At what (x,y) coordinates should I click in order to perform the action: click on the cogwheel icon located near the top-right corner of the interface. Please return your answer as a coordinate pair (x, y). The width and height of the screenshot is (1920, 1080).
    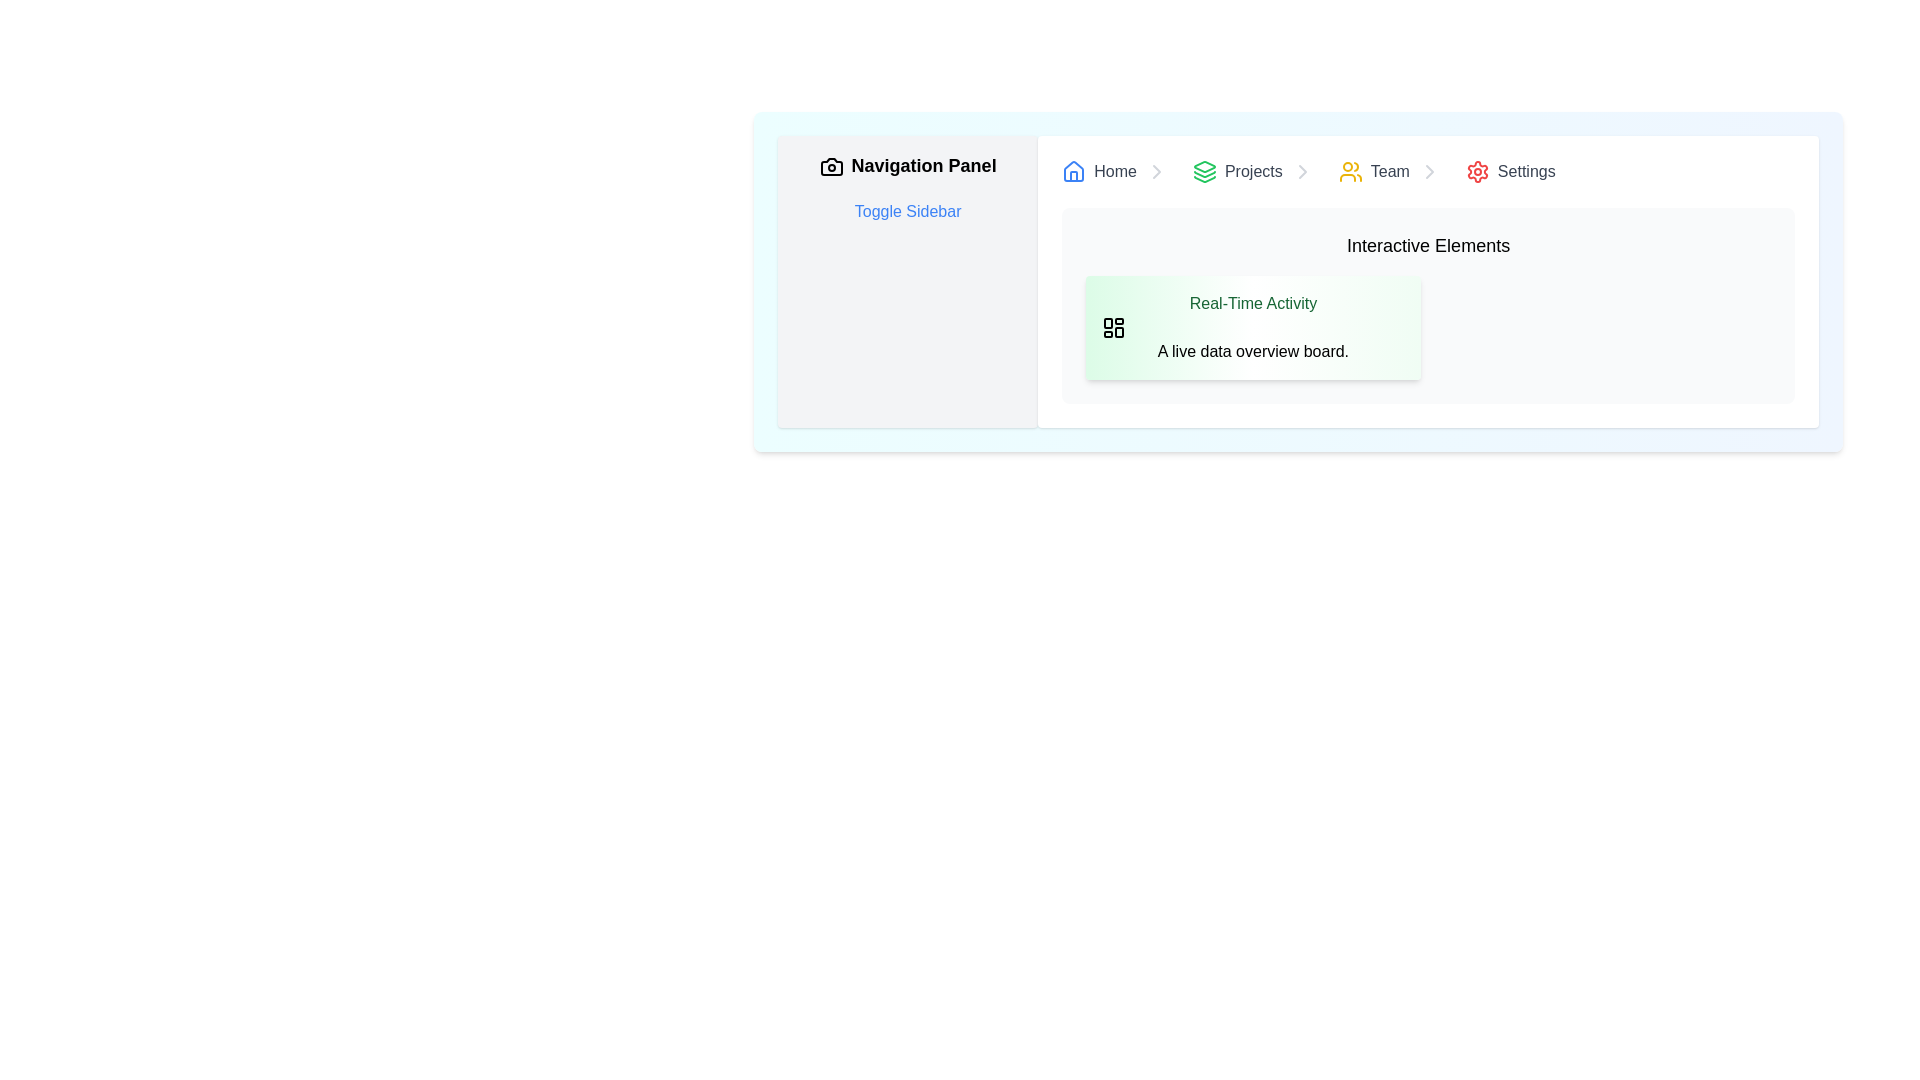
    Looking at the image, I should click on (1477, 171).